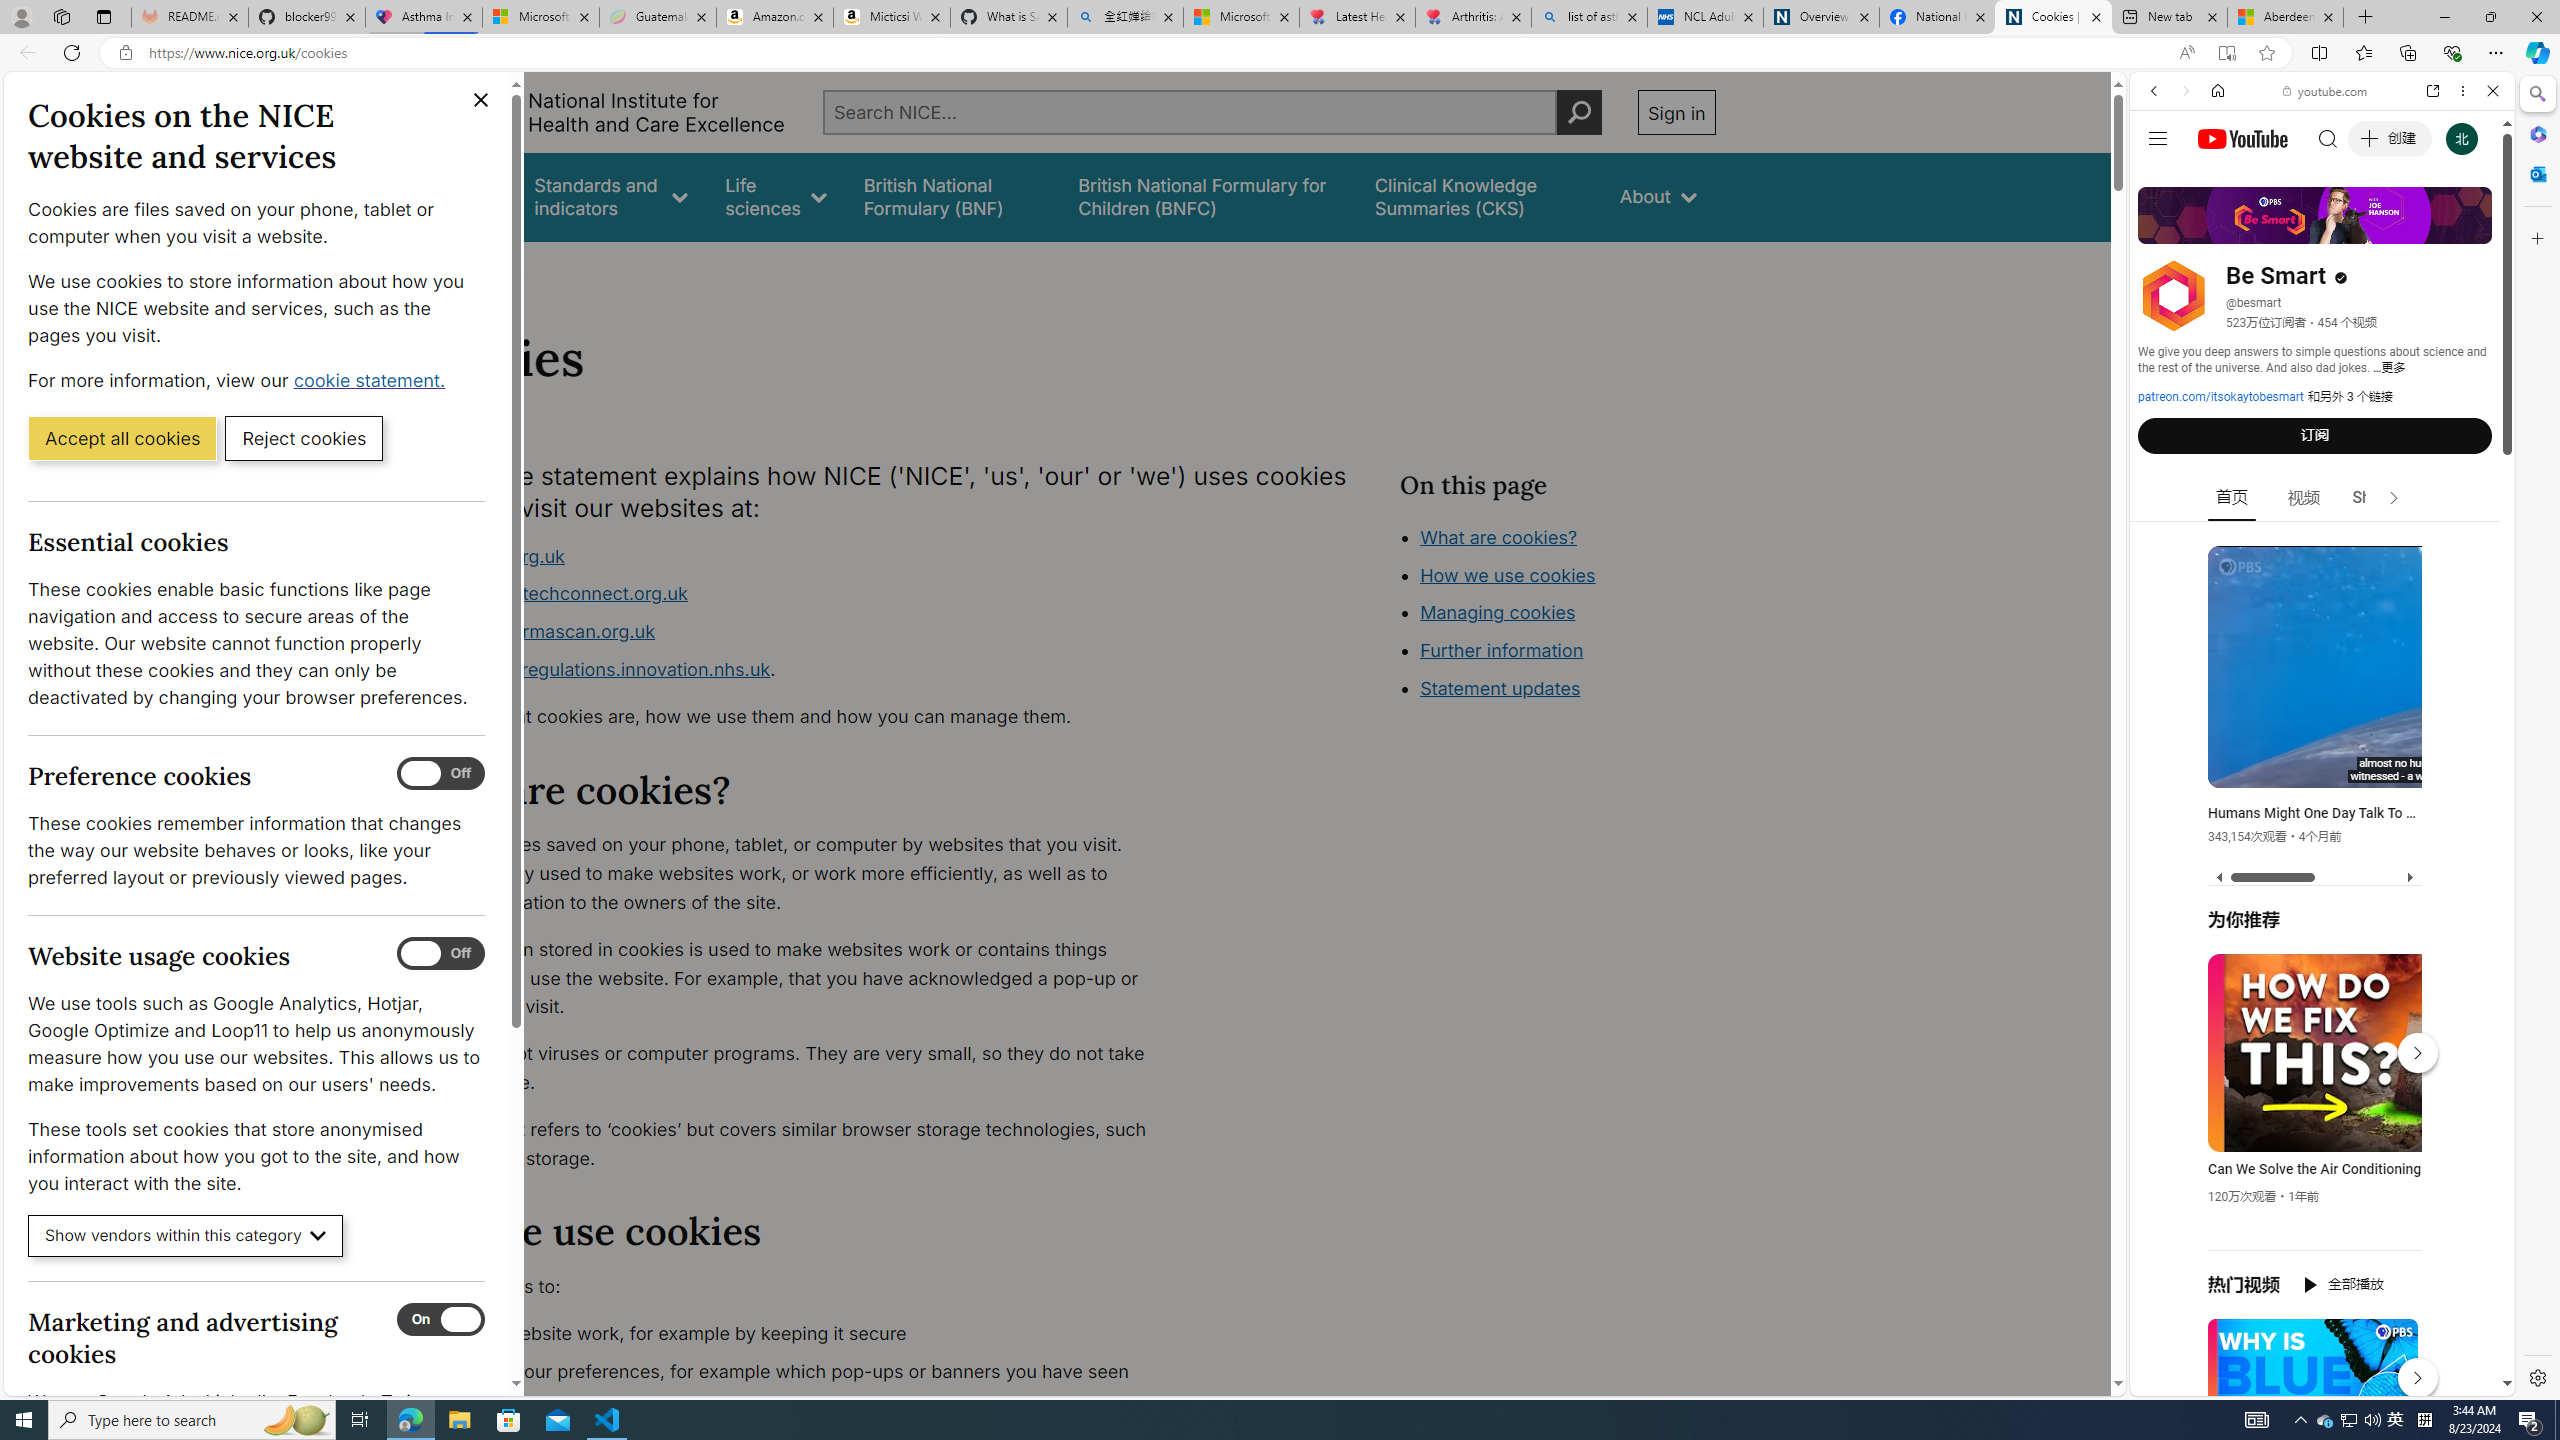 This screenshot has width=2560, height=1440. I want to click on 'Class: dict_pnIcon rms_img', so click(2307, 1379).